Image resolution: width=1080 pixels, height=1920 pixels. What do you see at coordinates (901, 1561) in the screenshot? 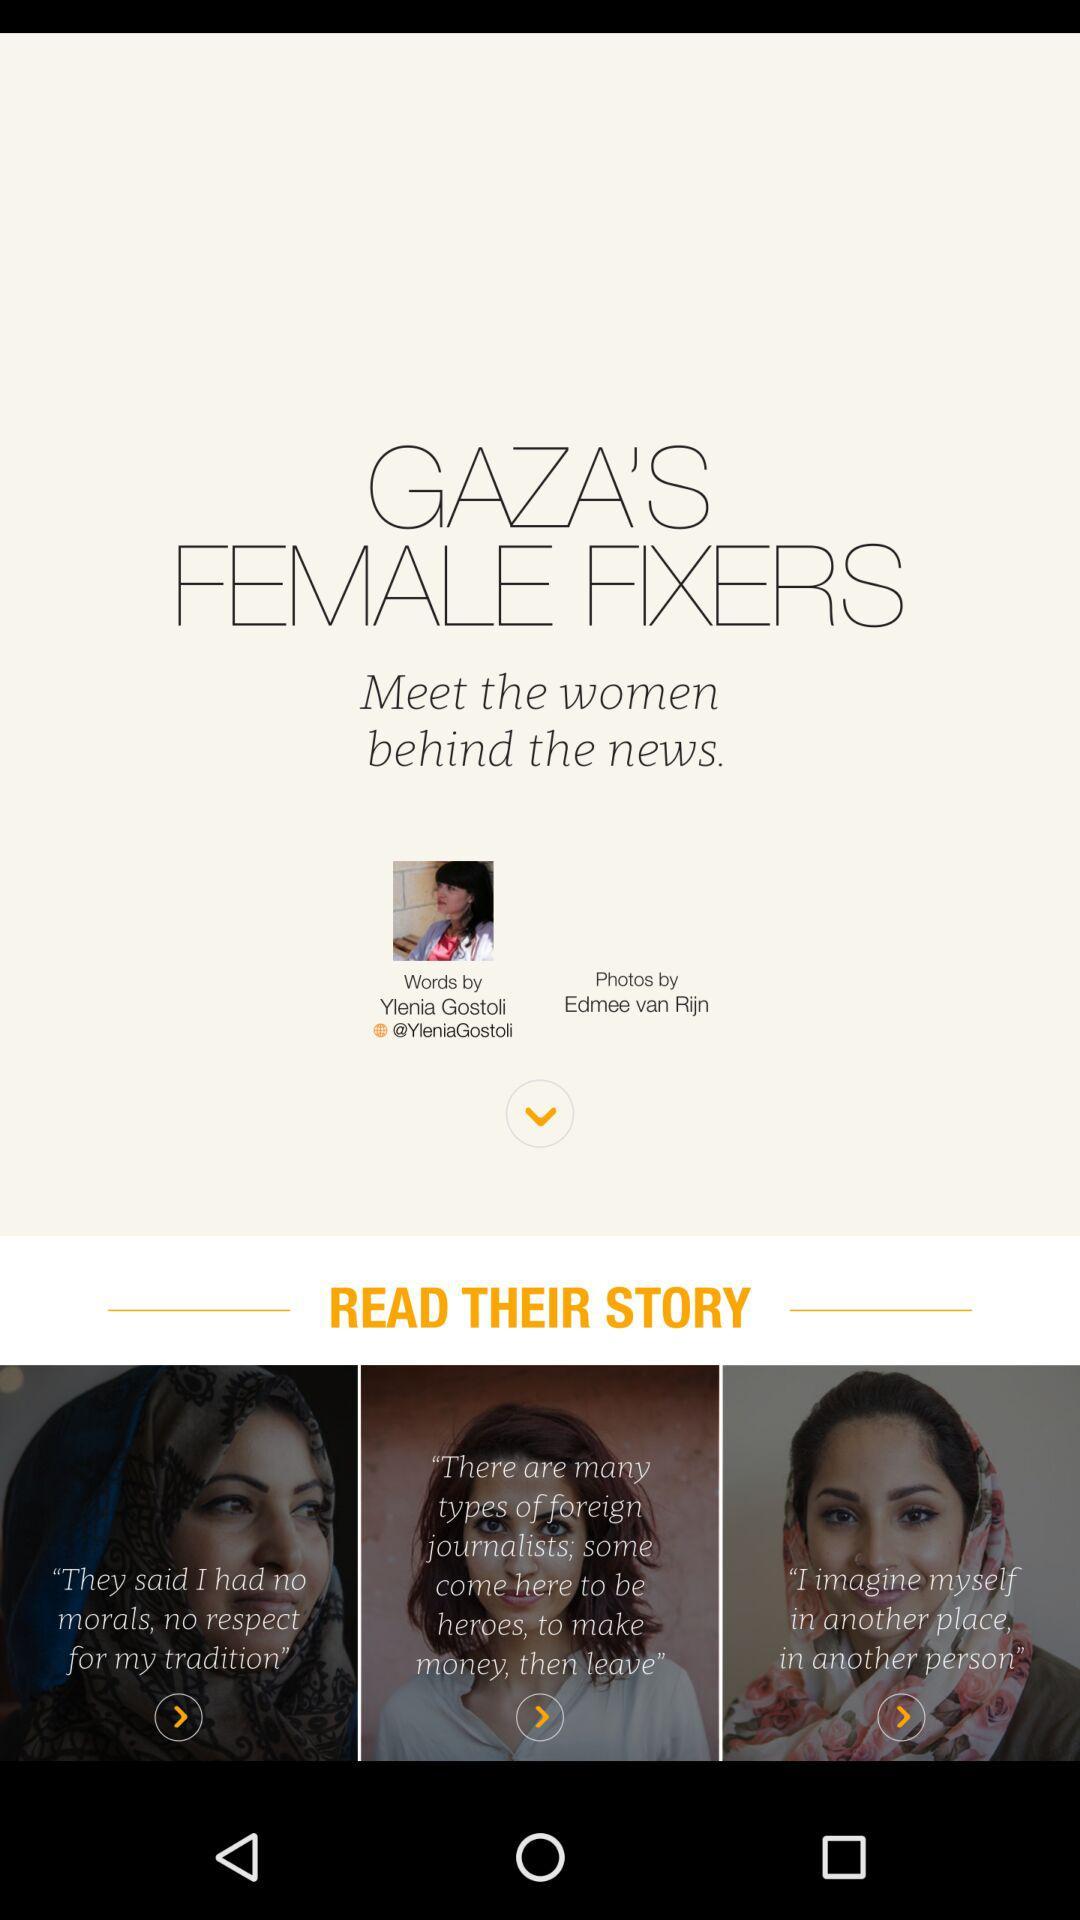
I see `open story` at bounding box center [901, 1561].